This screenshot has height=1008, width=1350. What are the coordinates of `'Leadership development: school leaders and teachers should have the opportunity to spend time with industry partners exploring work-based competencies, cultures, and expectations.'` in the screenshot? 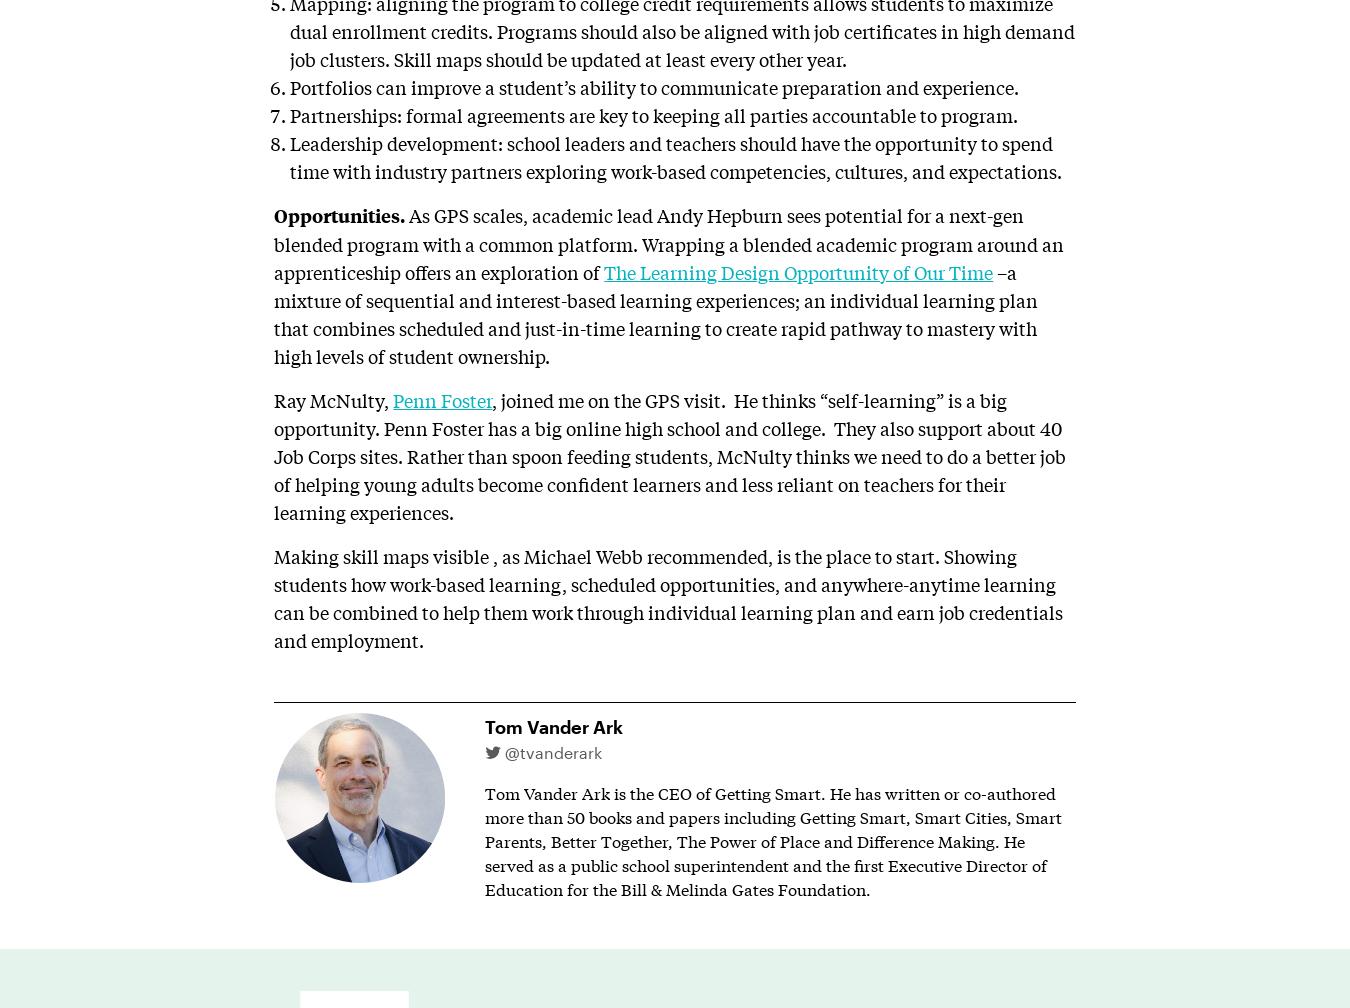 It's located at (288, 156).